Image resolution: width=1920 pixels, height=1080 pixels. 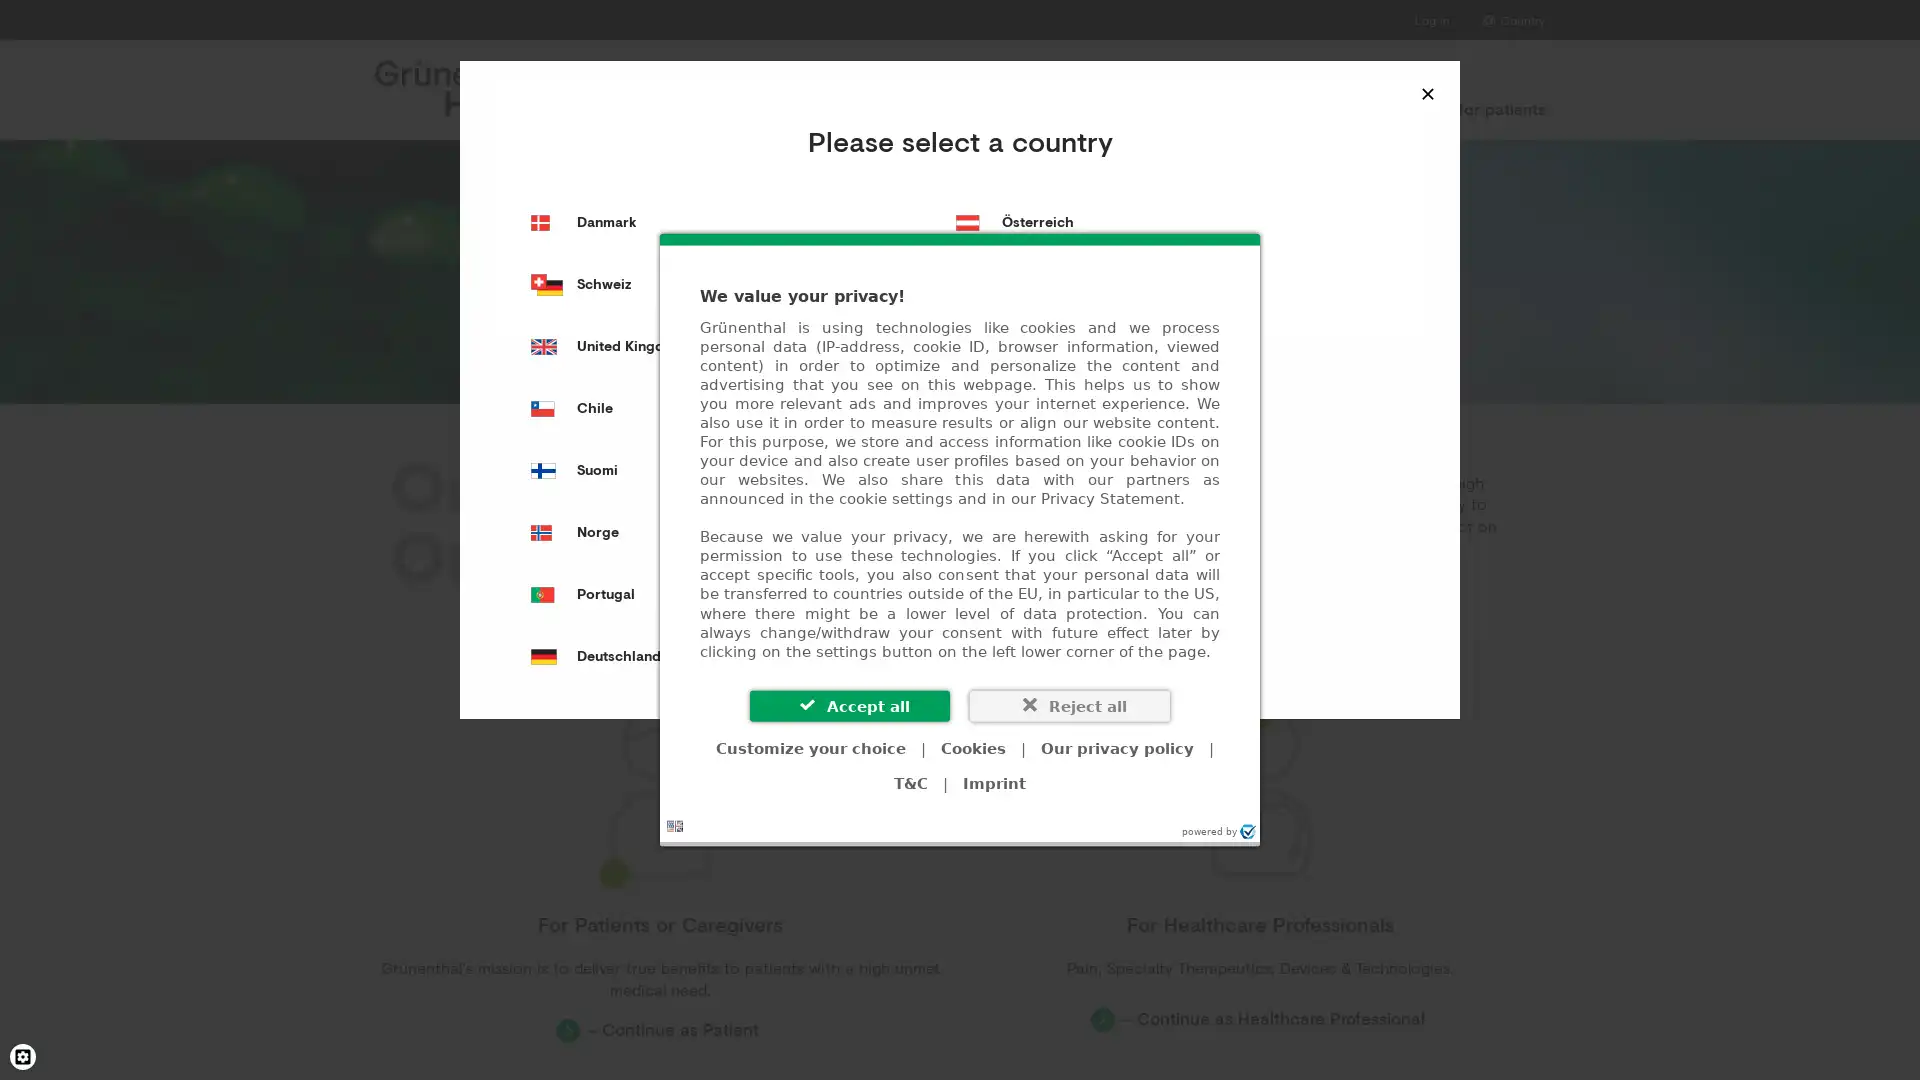 What do you see at coordinates (1258, 1019) in the screenshot?
I see `... Continue as Healthcare Professional` at bounding box center [1258, 1019].